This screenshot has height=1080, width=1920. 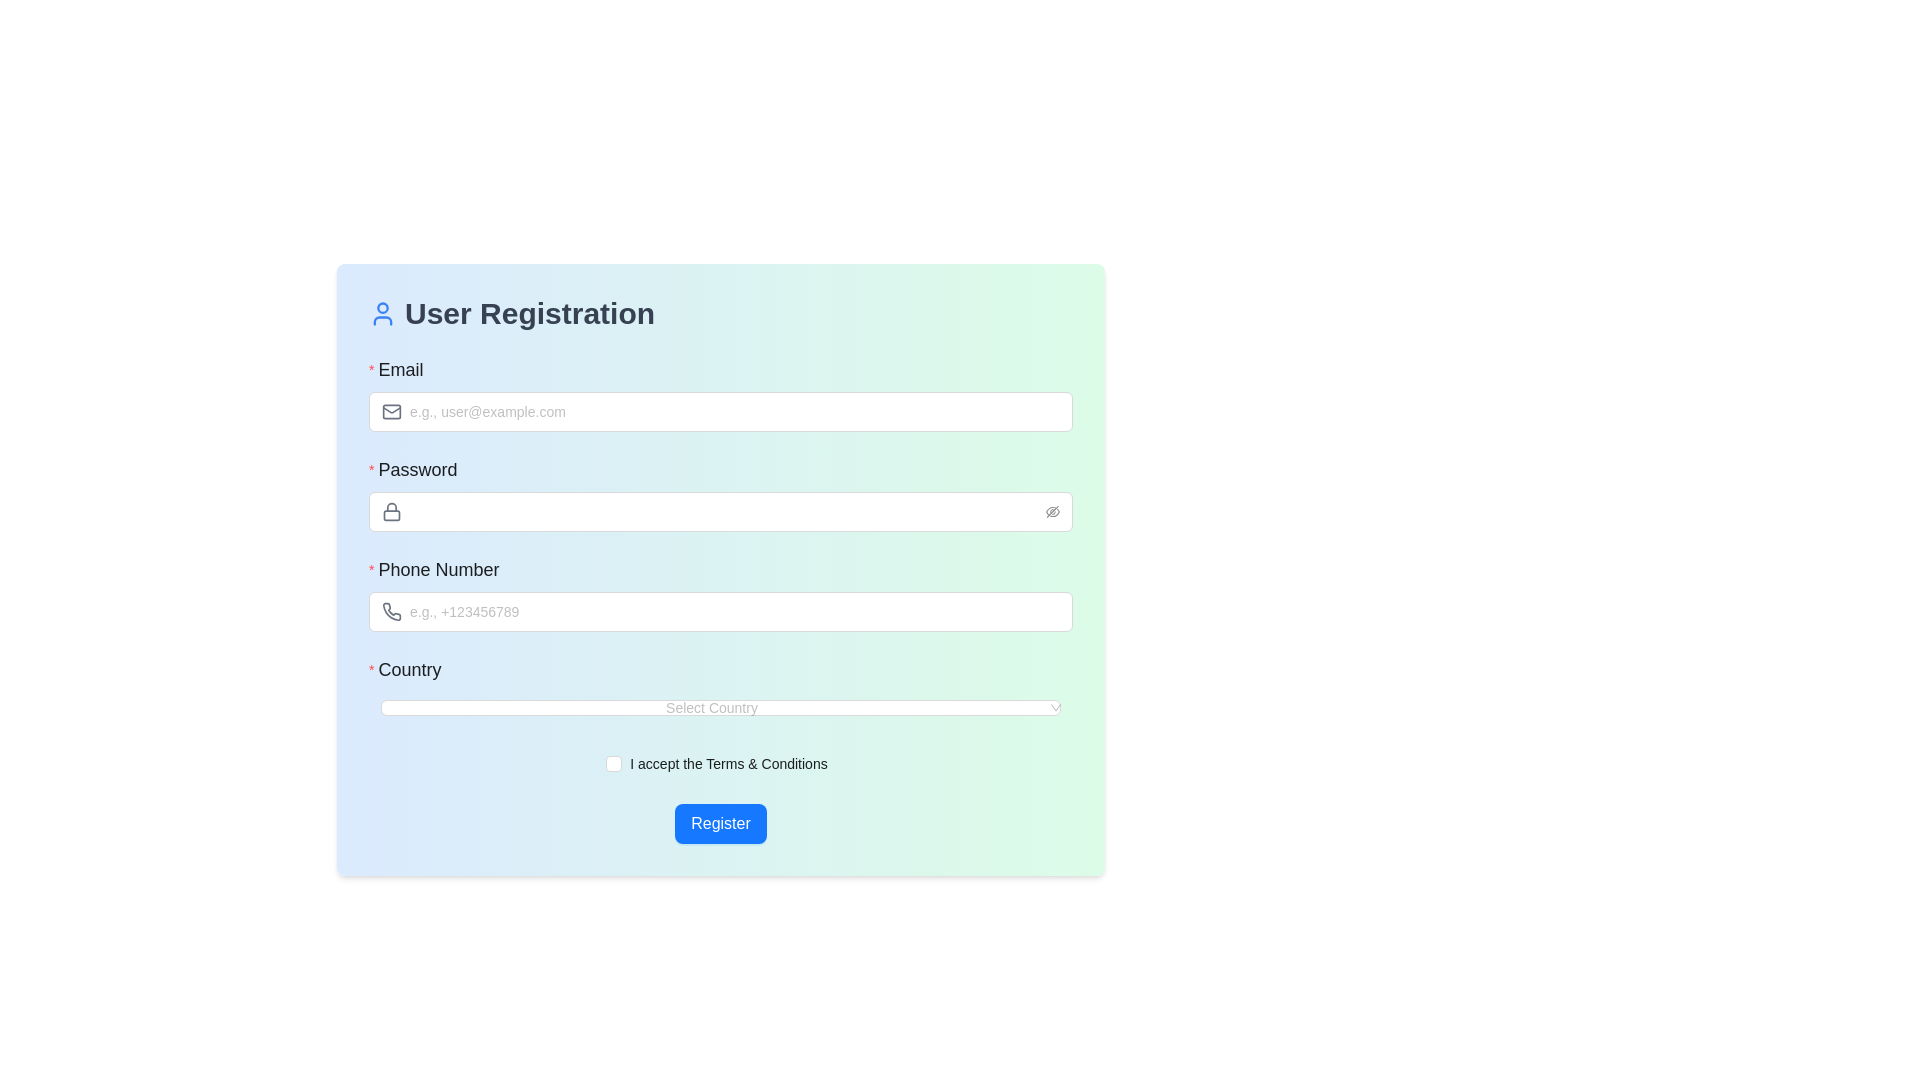 I want to click on the lock icon which is styled in a gray tone and positioned to the left within the 'Password' input field, so click(x=392, y=511).